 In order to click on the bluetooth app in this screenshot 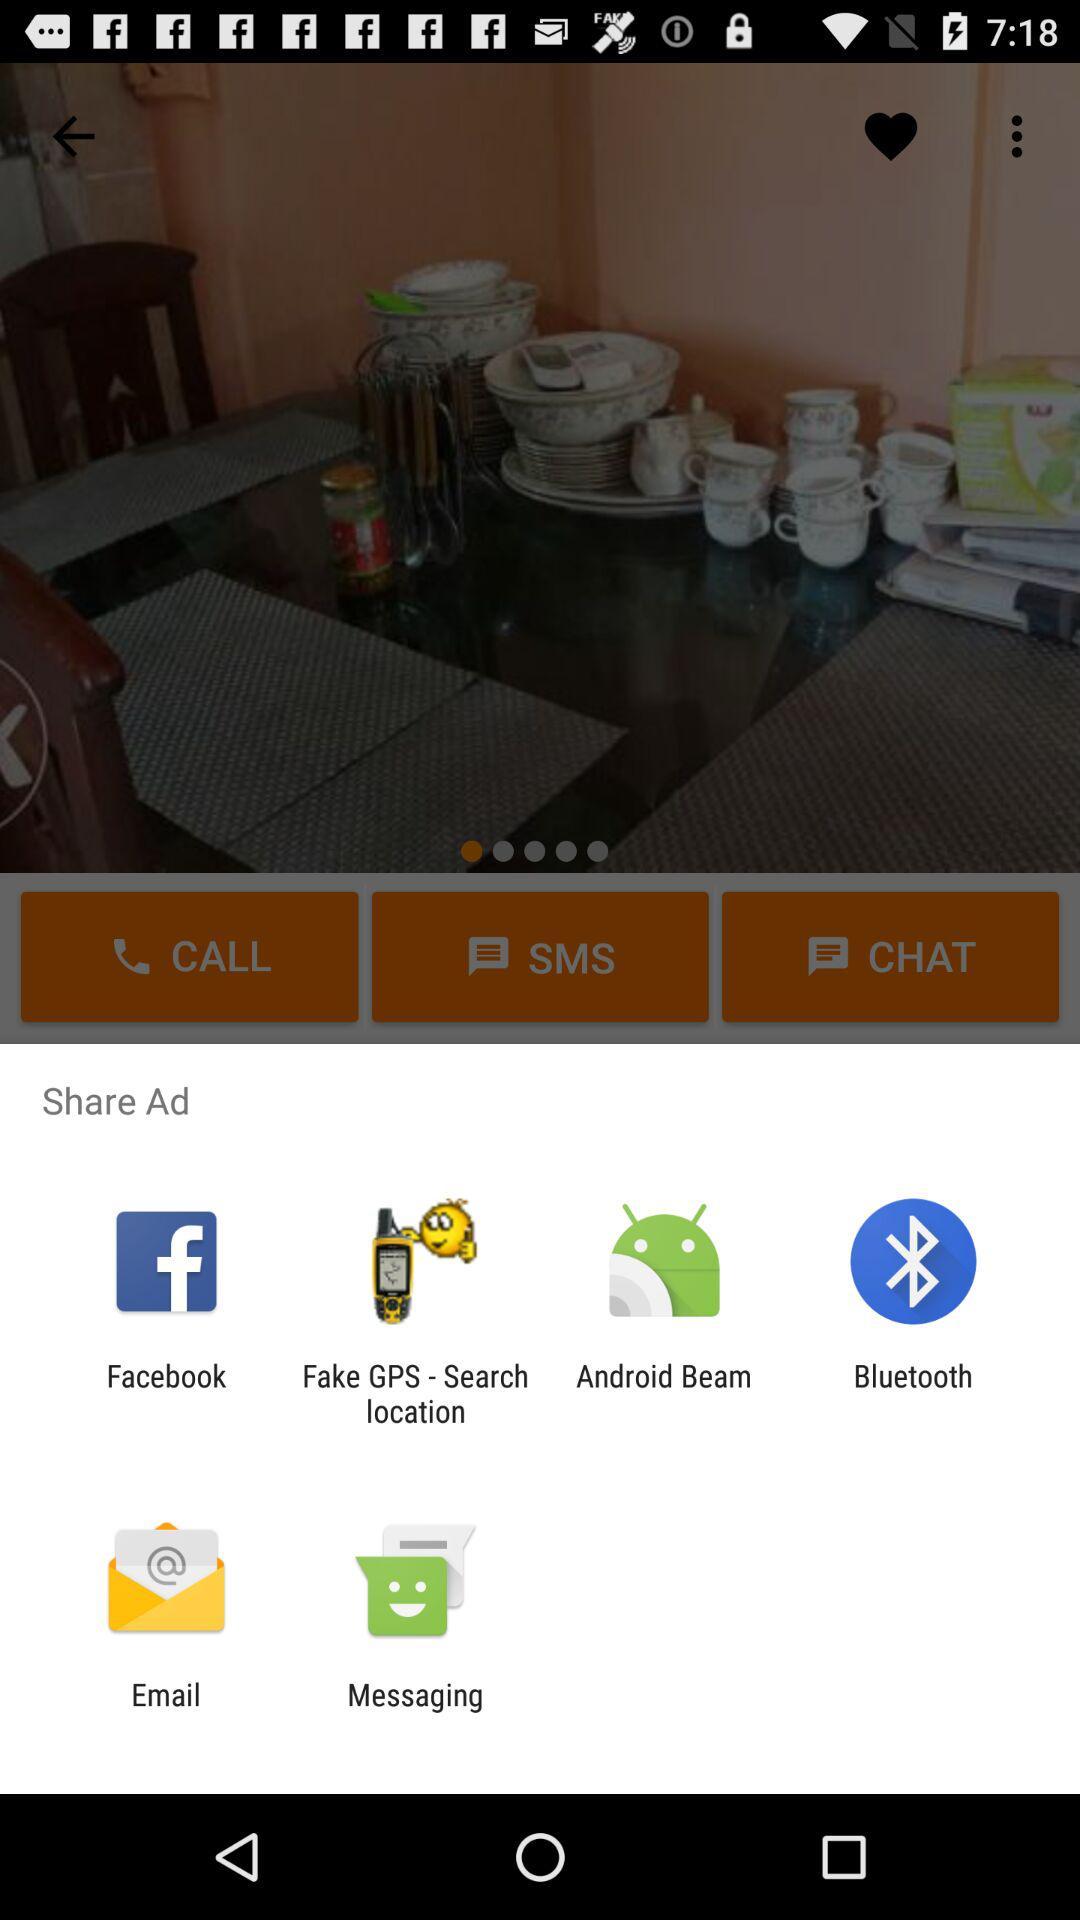, I will do `click(913, 1392)`.